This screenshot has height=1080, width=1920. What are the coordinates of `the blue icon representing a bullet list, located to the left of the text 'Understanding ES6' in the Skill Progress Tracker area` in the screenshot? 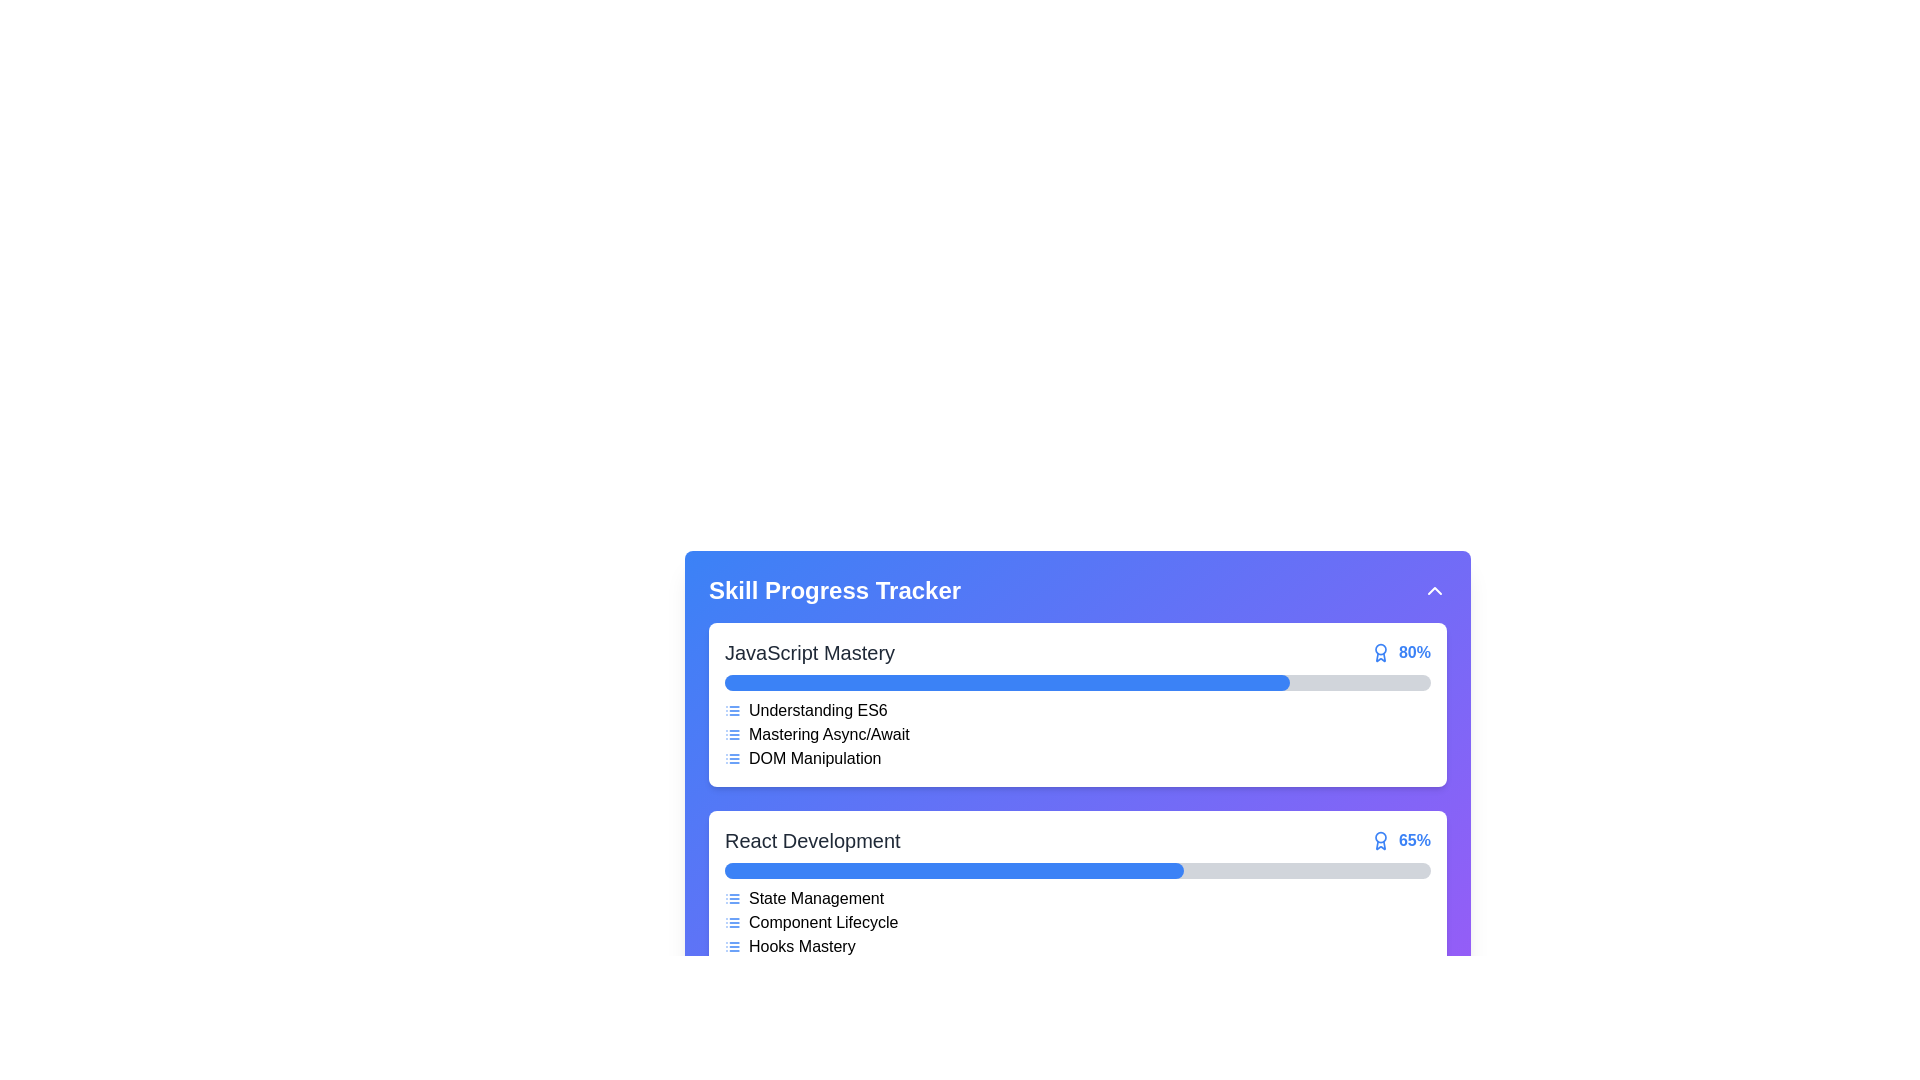 It's located at (732, 709).